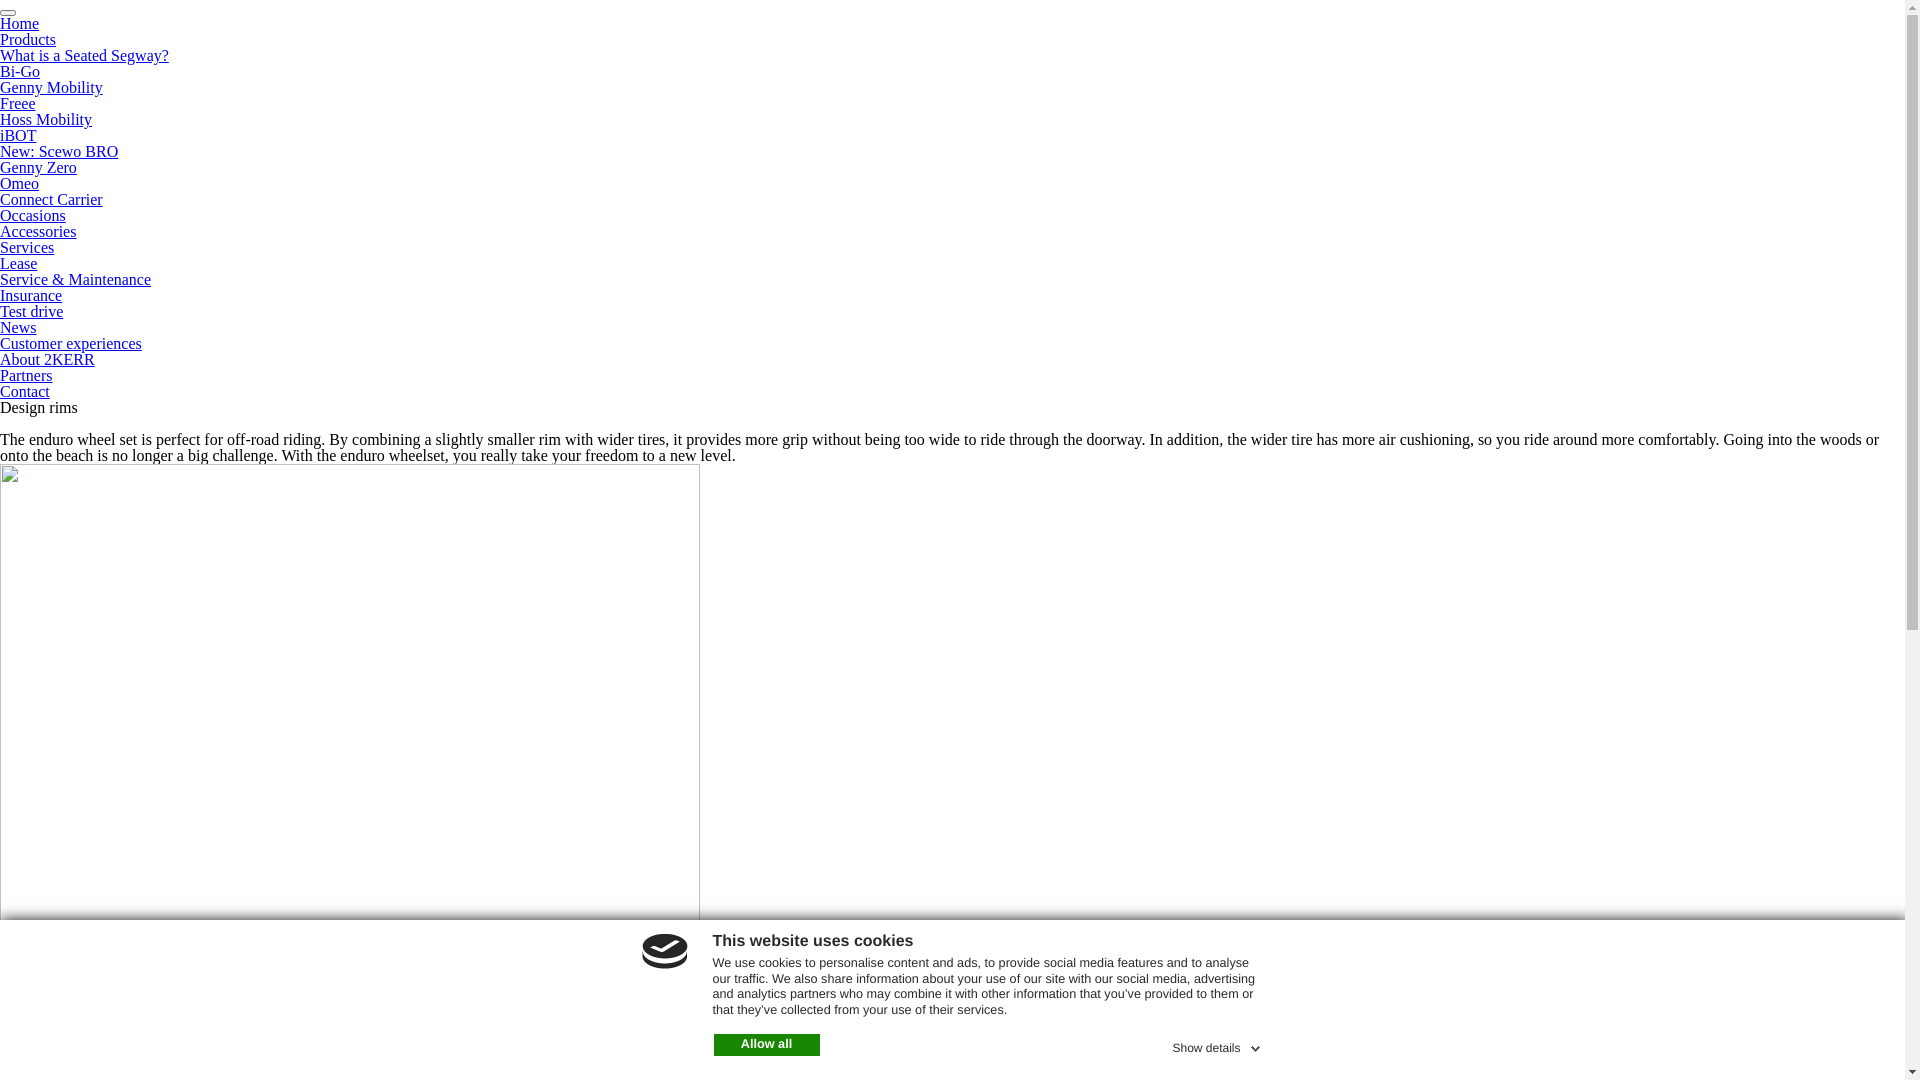 The height and width of the screenshot is (1080, 1920). Describe the element at coordinates (19, 70) in the screenshot. I see `'Bi-Go'` at that location.